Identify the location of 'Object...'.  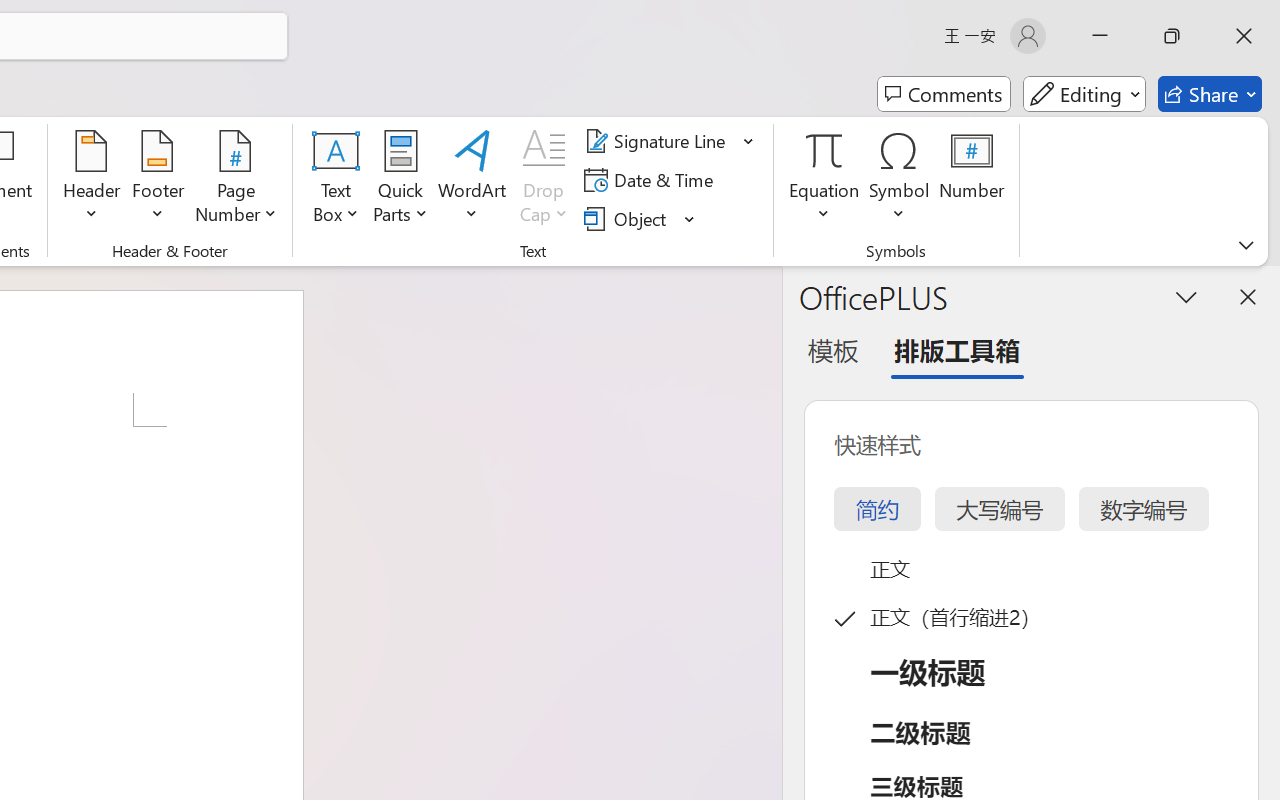
(627, 218).